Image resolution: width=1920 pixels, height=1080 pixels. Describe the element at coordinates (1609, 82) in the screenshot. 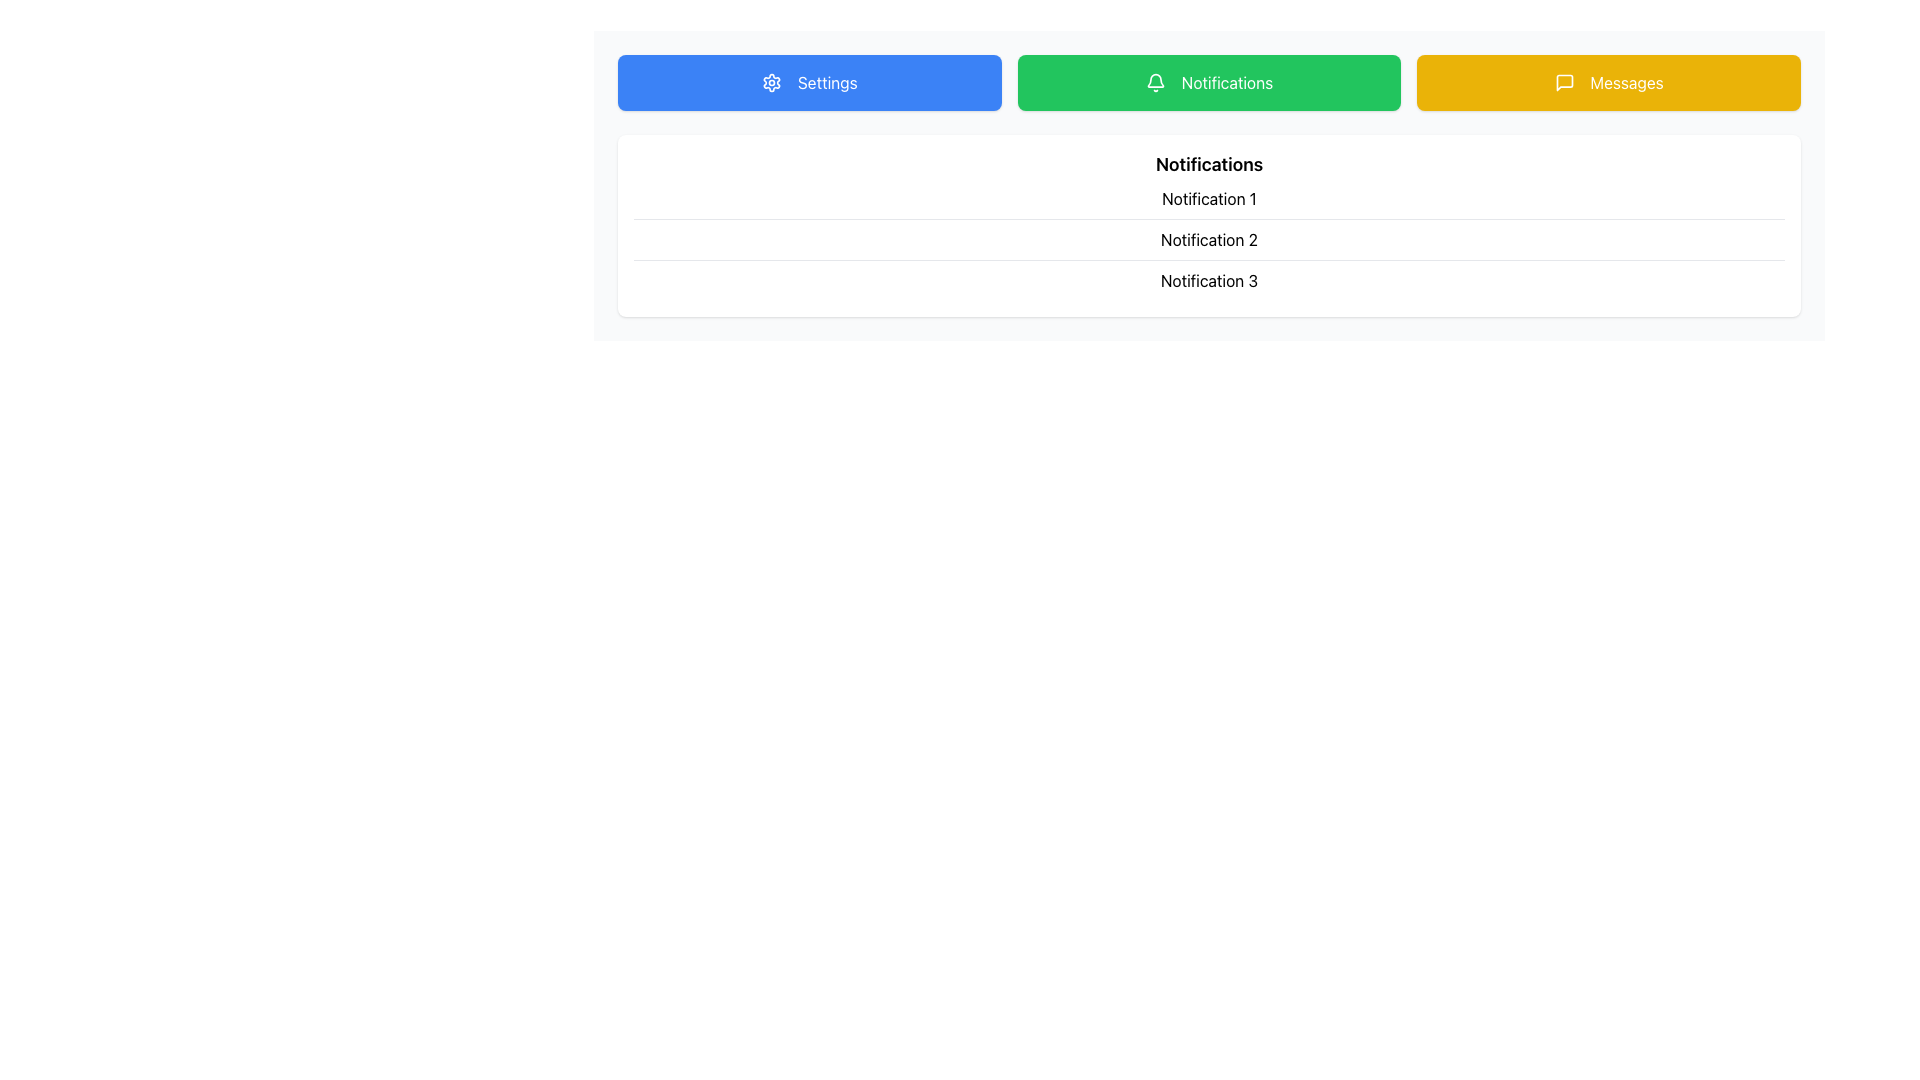

I see `the 'Messages' button, which is the third button from the left in a row of three buttons at the top of the page` at that location.